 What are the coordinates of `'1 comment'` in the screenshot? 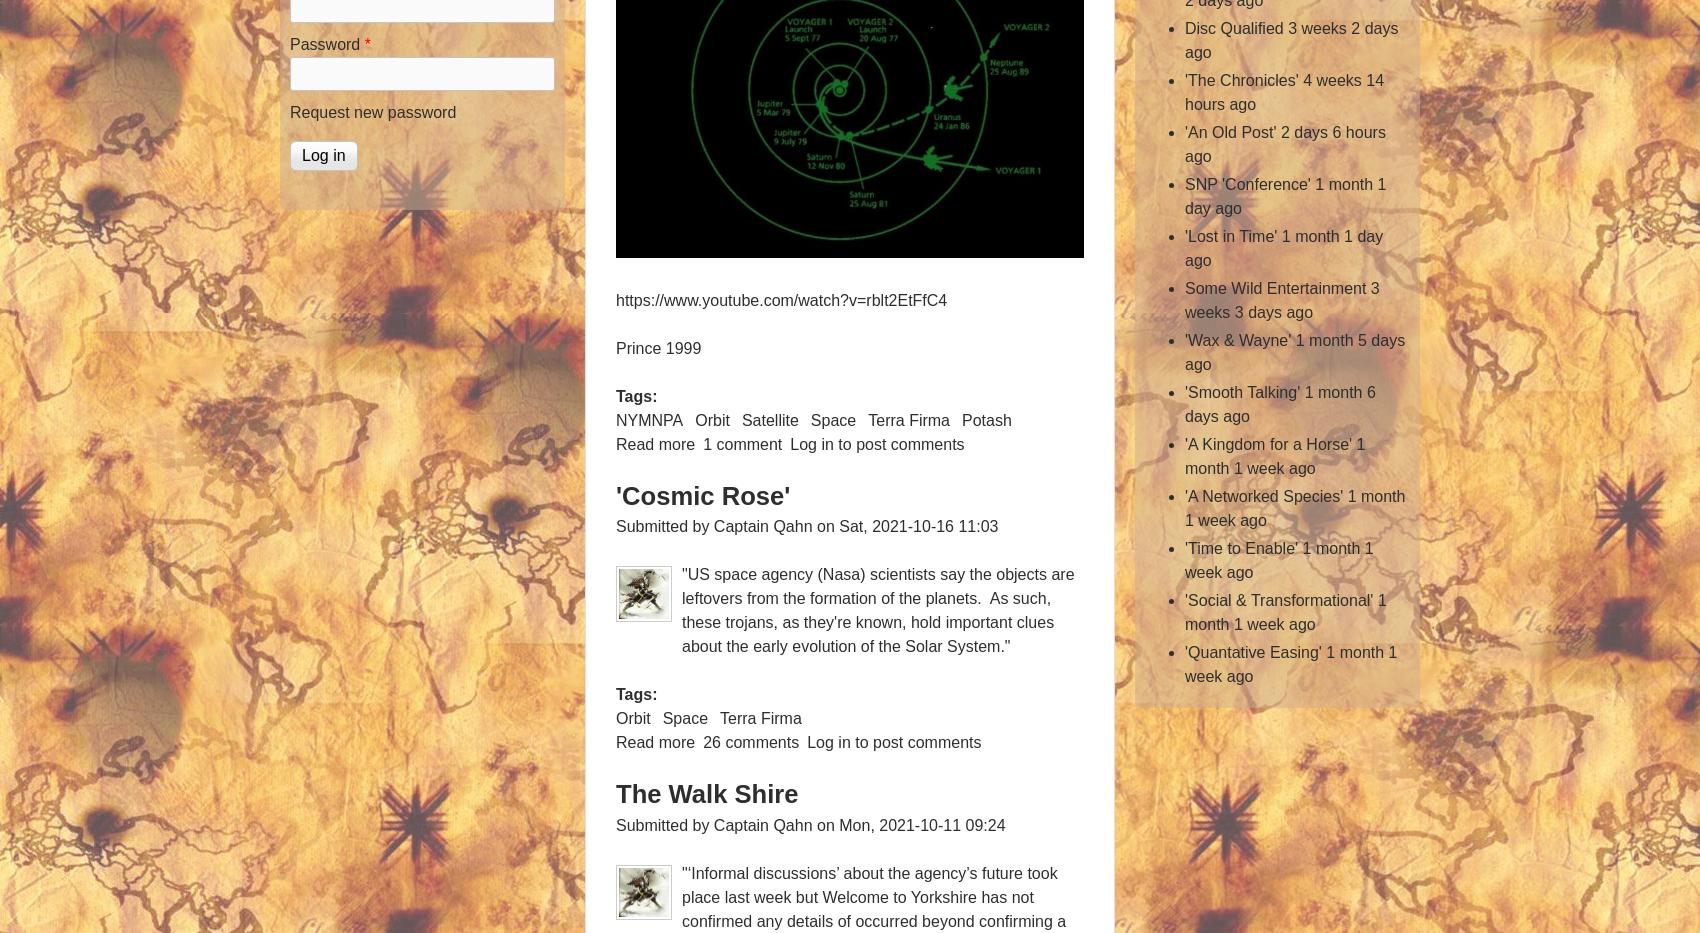 It's located at (742, 442).